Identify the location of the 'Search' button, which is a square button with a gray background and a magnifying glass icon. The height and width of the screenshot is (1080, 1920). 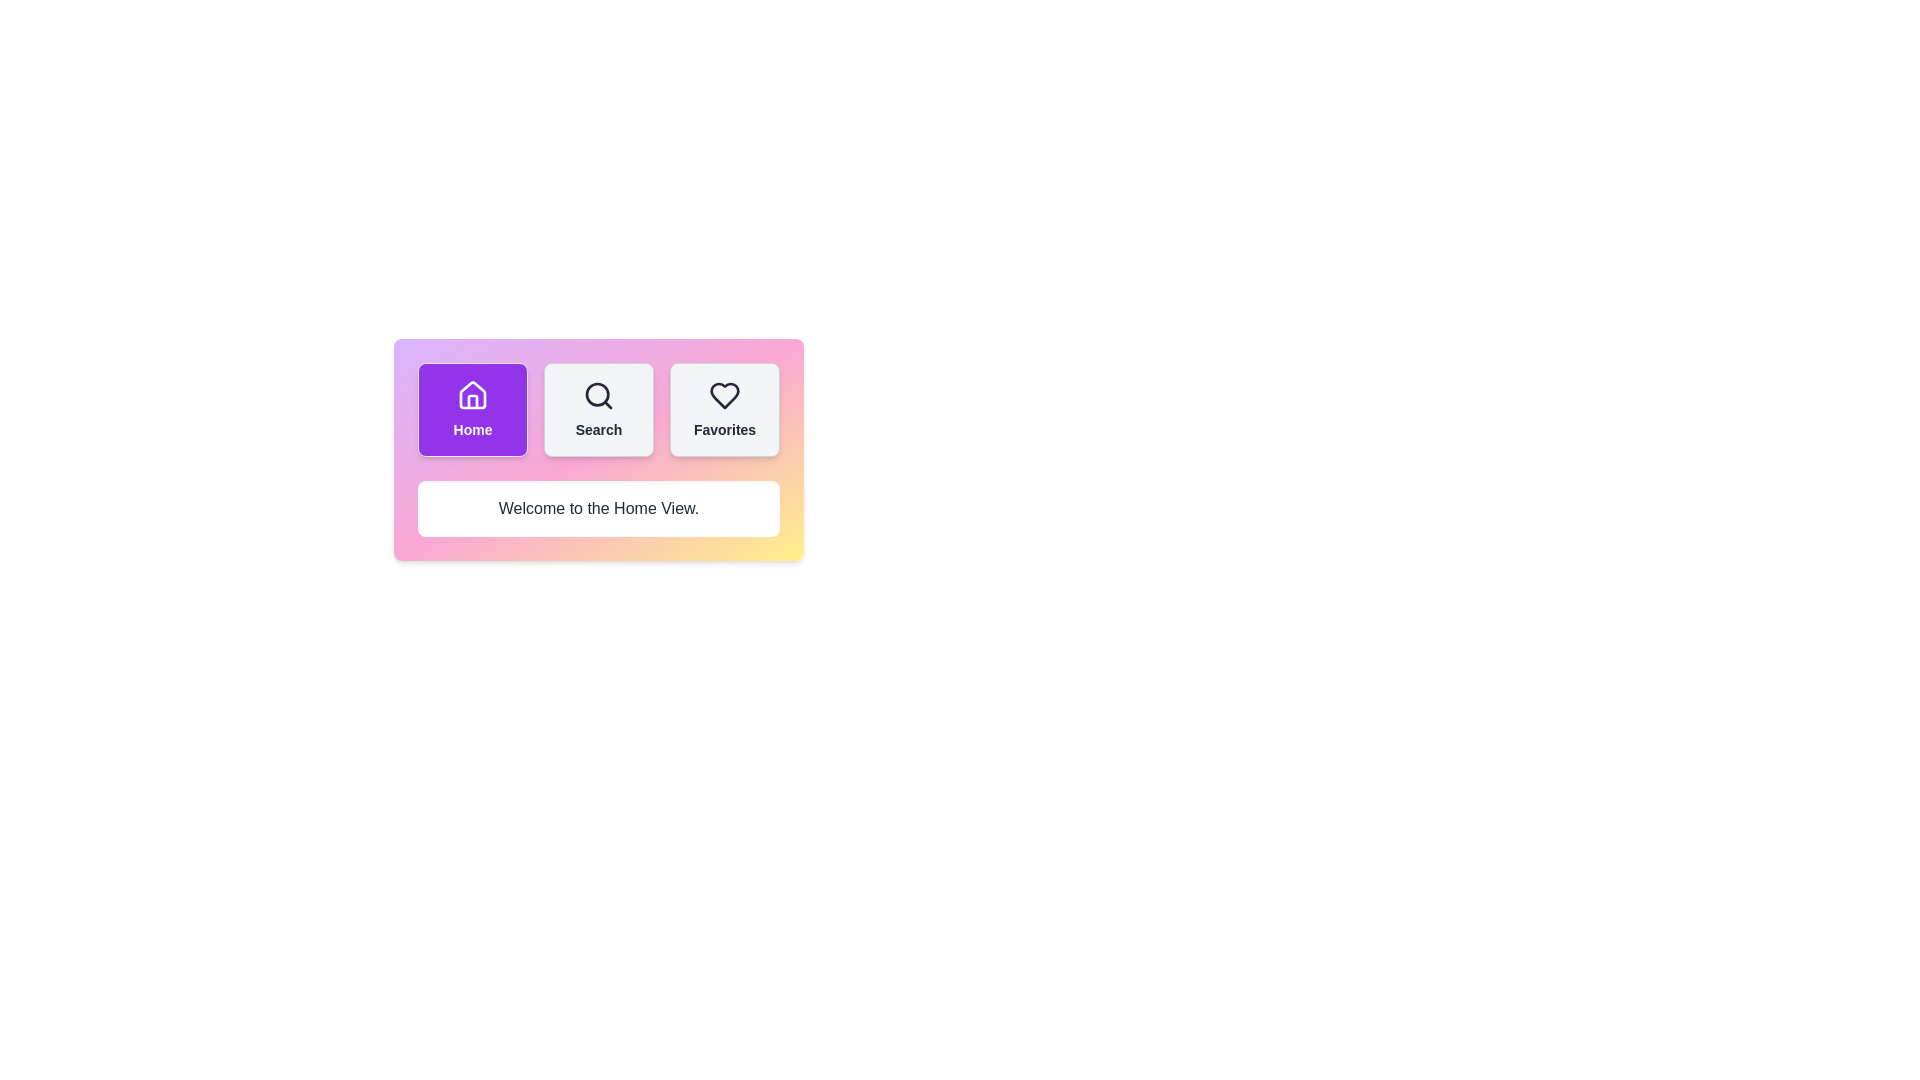
(598, 408).